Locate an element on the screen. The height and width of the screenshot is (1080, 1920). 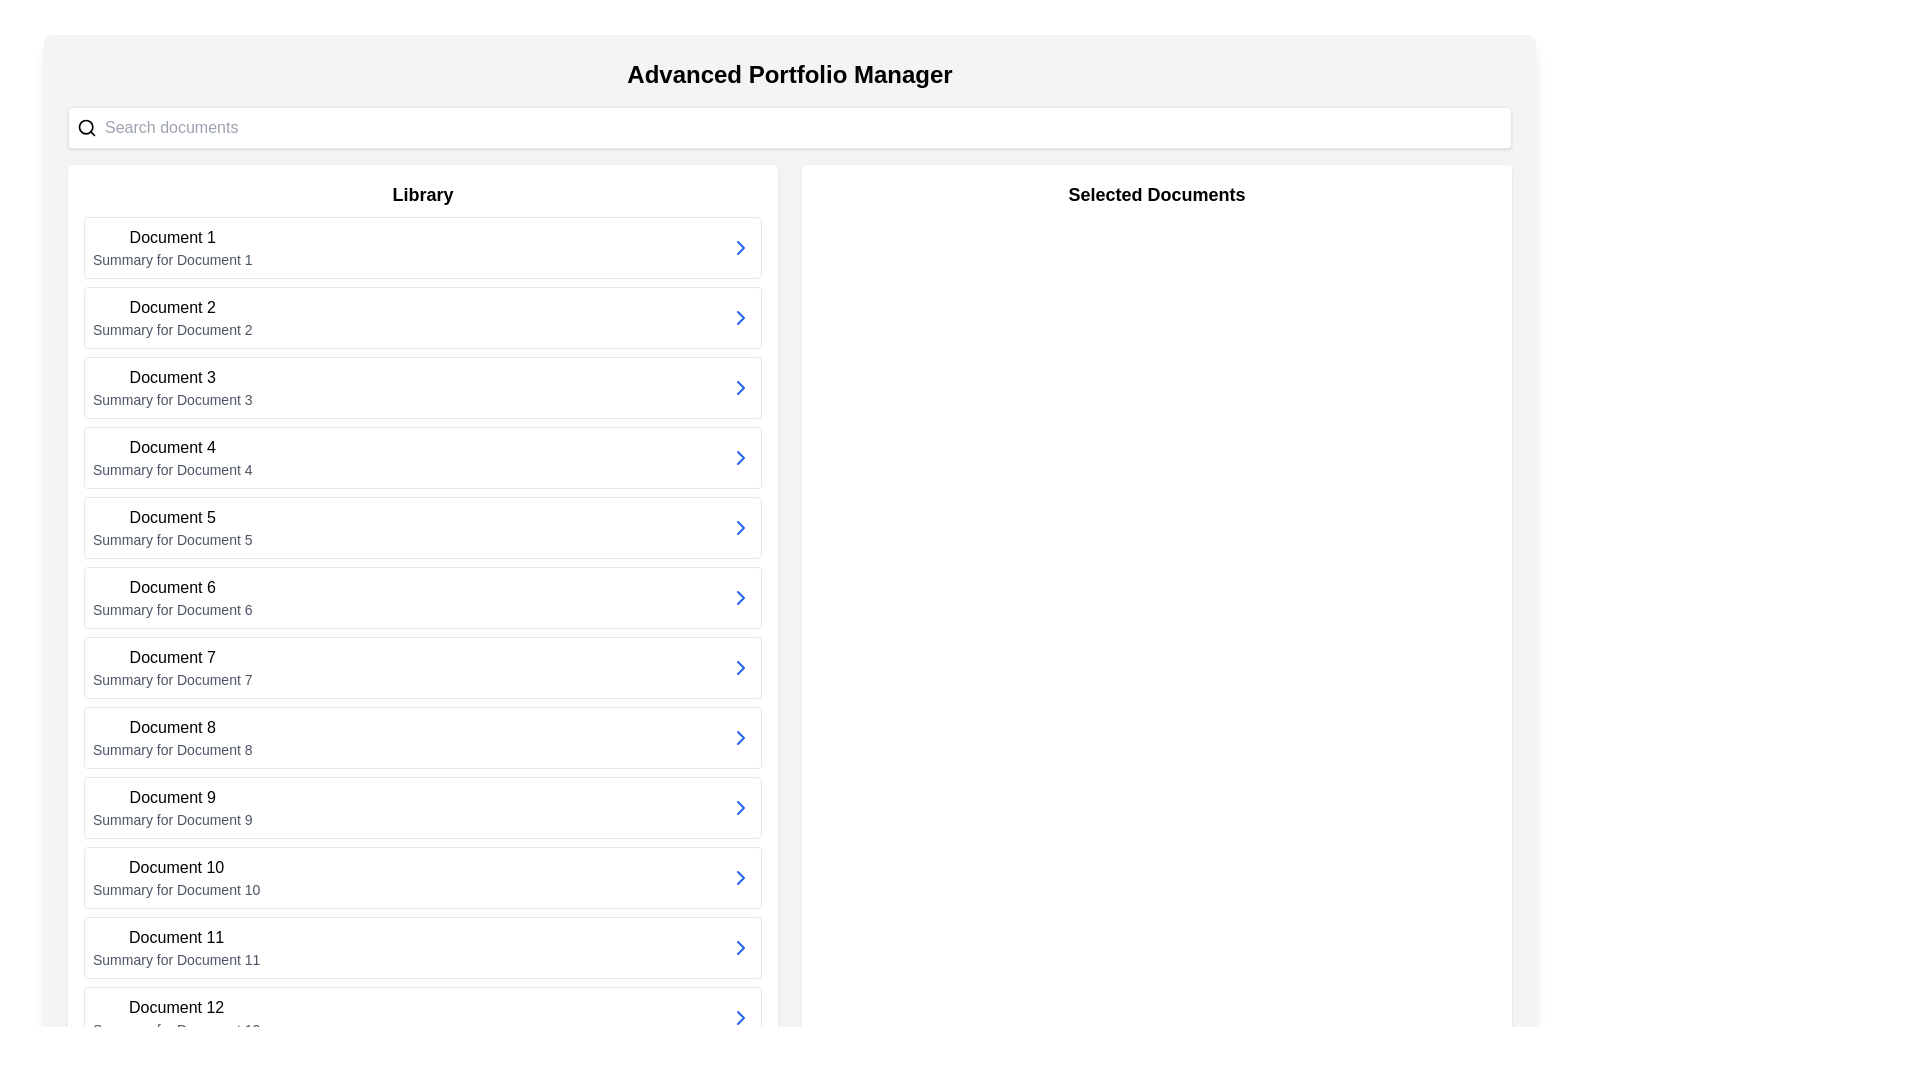
the Composite text item labeled 'Document 3' is located at coordinates (172, 388).